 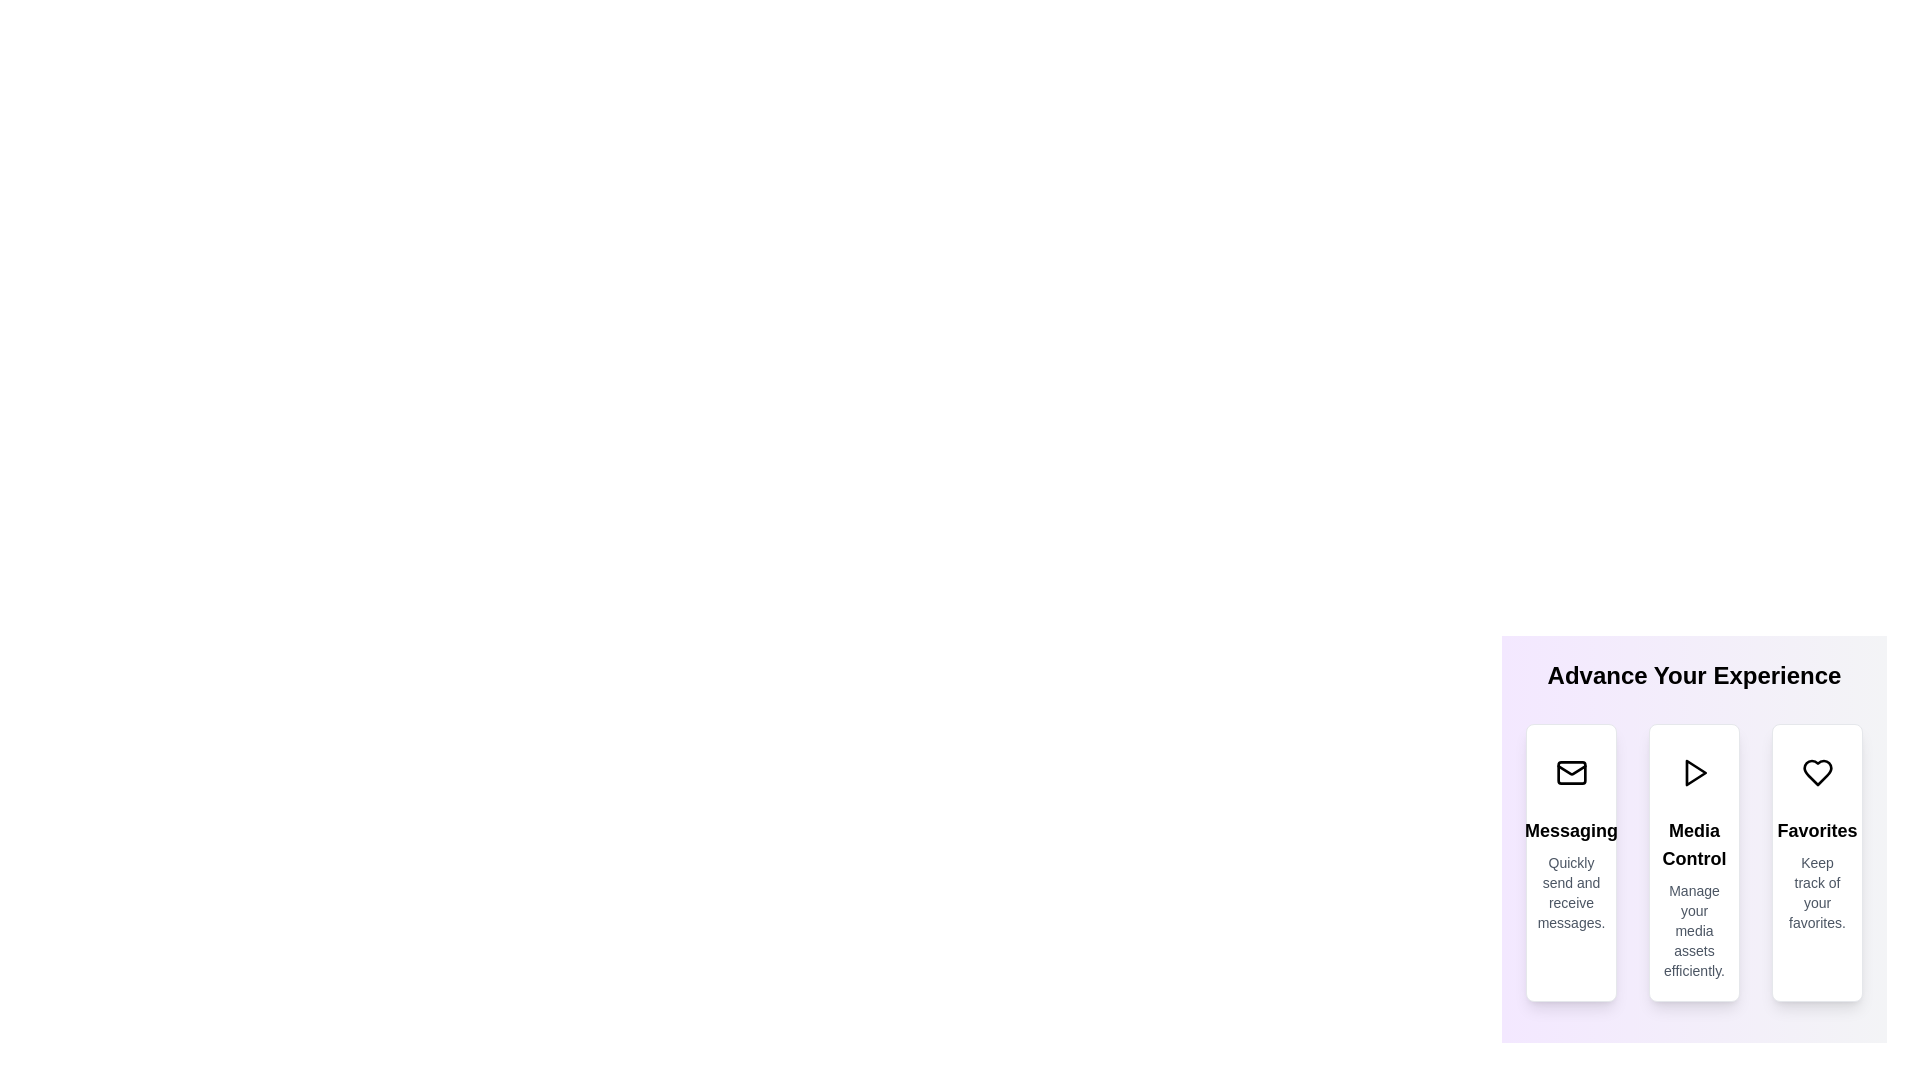 I want to click on the Informational Card located in the first column of the grid layout, positioned above 'Media Control' and 'Favorites', so click(x=1570, y=862).